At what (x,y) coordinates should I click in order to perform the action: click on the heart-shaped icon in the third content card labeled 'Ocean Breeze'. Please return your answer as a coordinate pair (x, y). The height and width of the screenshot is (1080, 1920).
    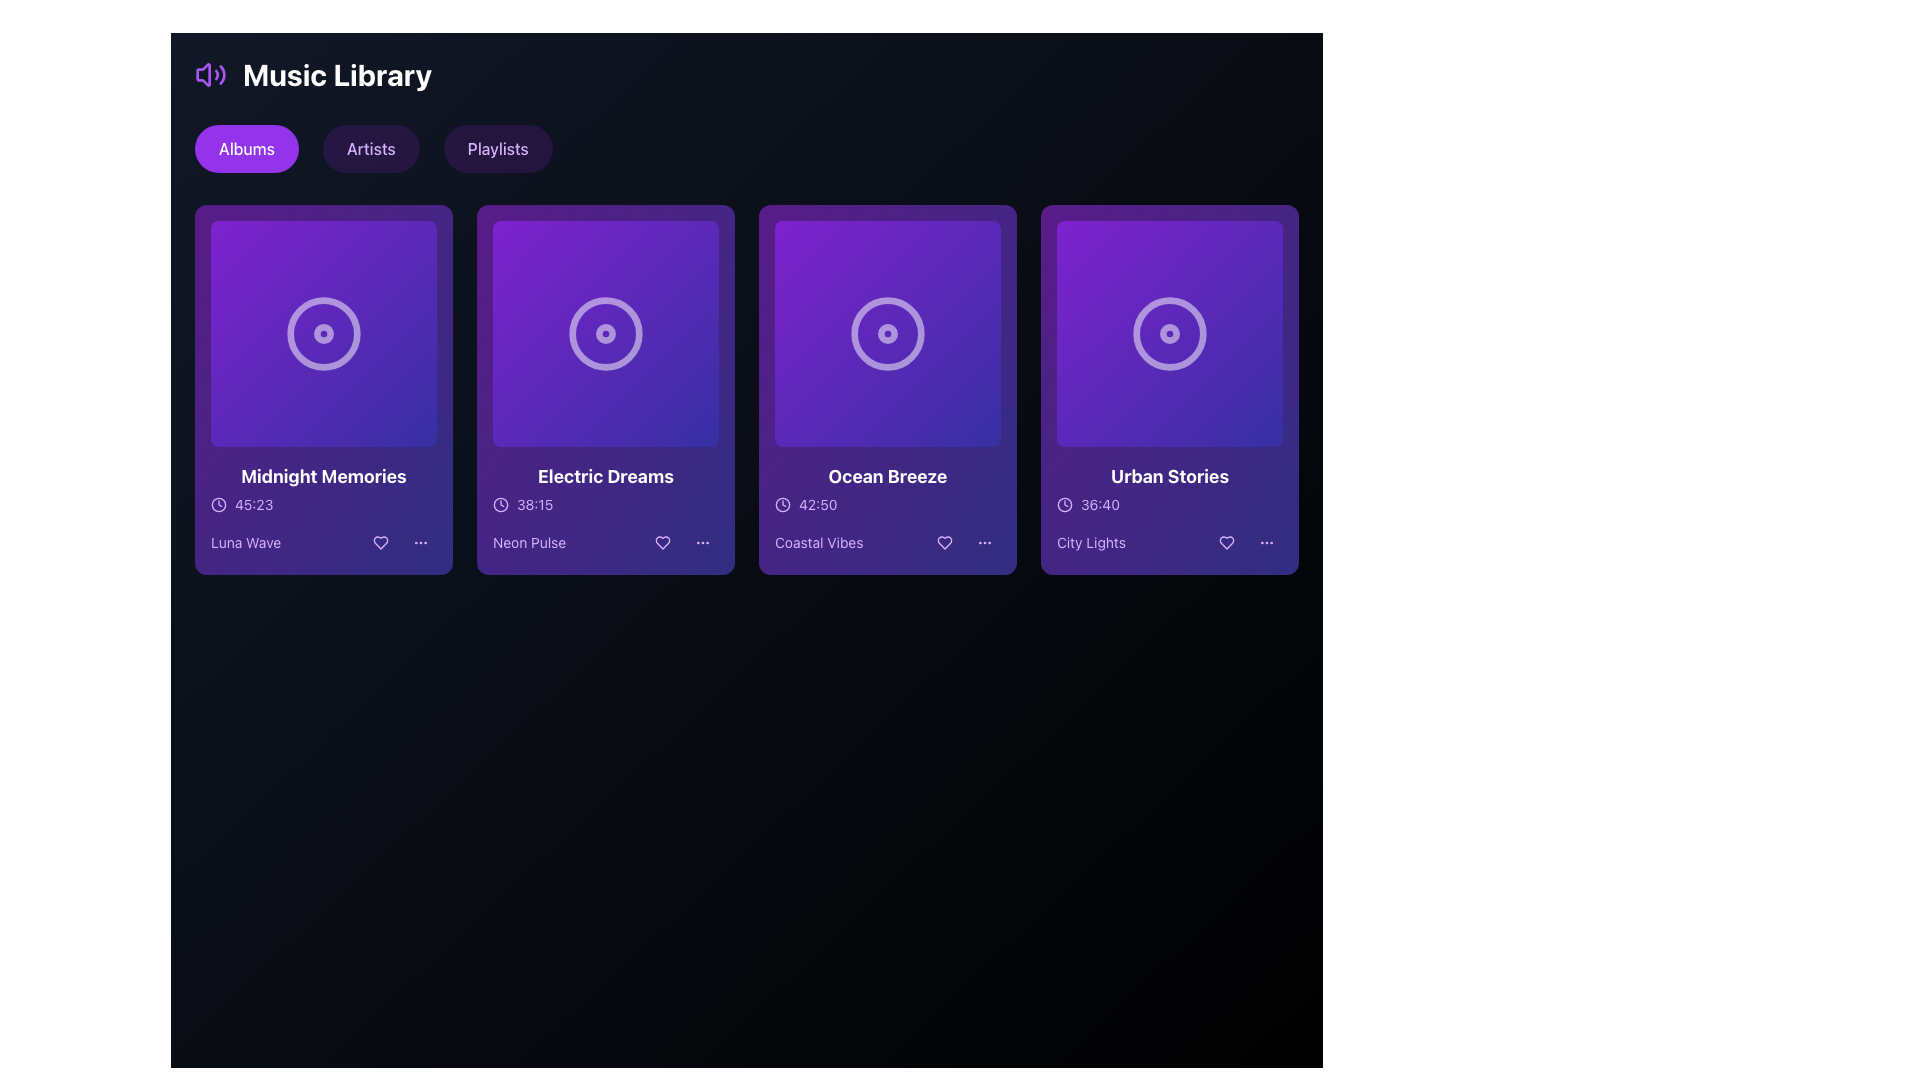
    Looking at the image, I should click on (944, 543).